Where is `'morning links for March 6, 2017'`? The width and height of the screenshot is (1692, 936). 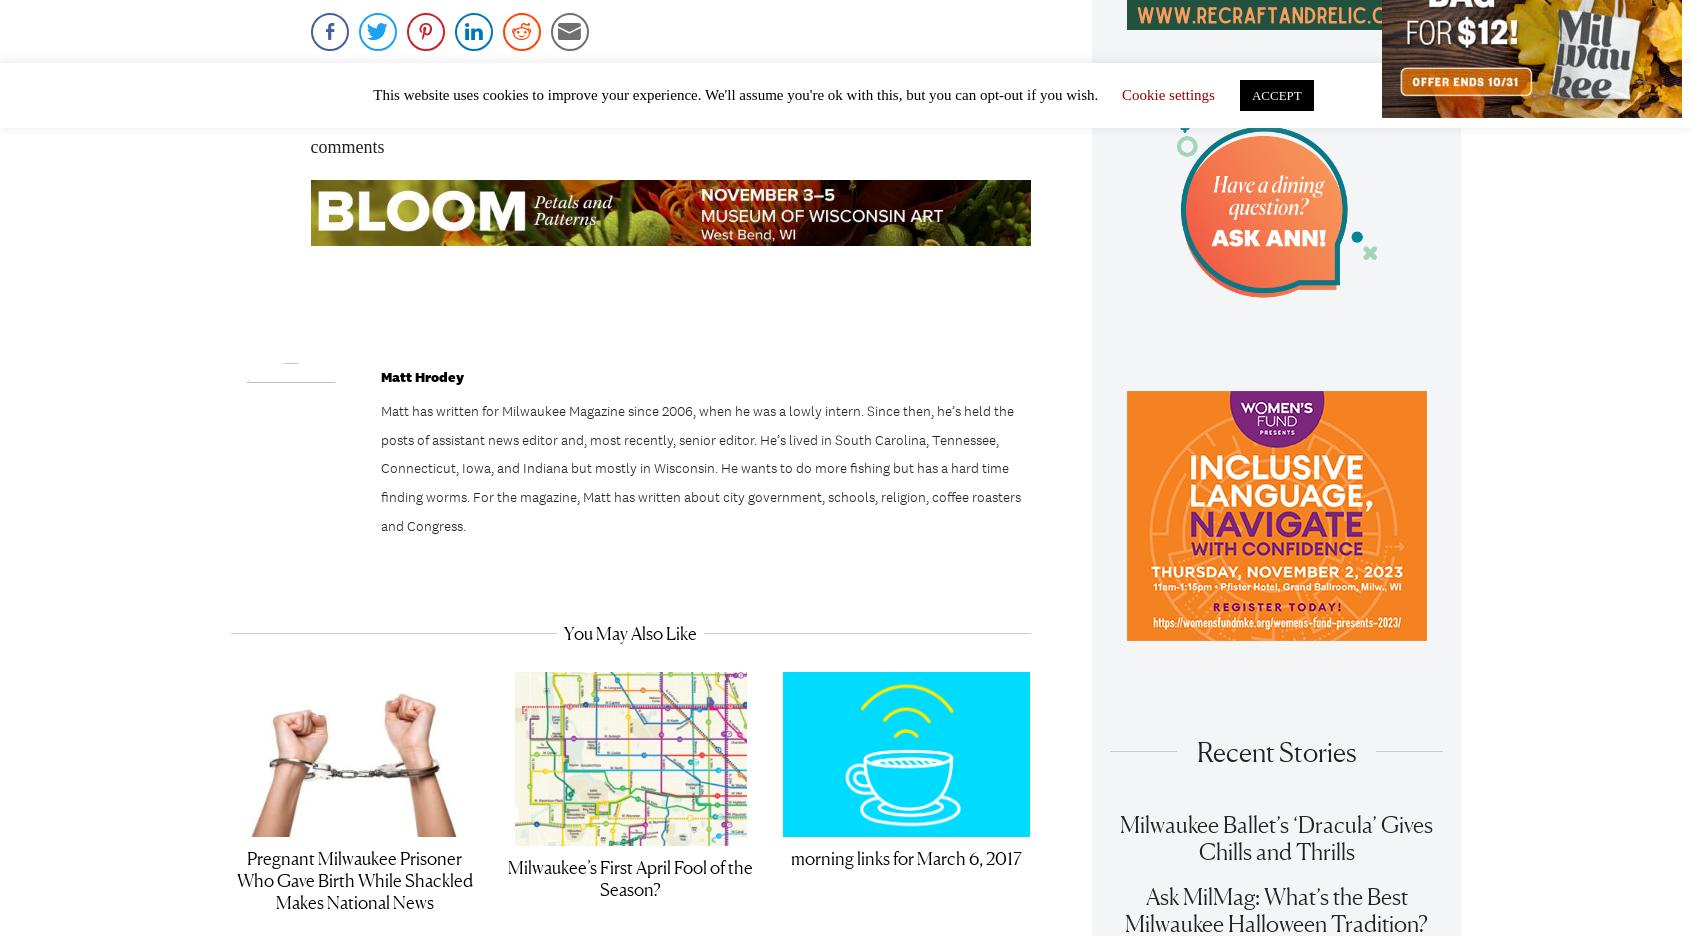
'morning links for March 6, 2017' is located at coordinates (905, 866).